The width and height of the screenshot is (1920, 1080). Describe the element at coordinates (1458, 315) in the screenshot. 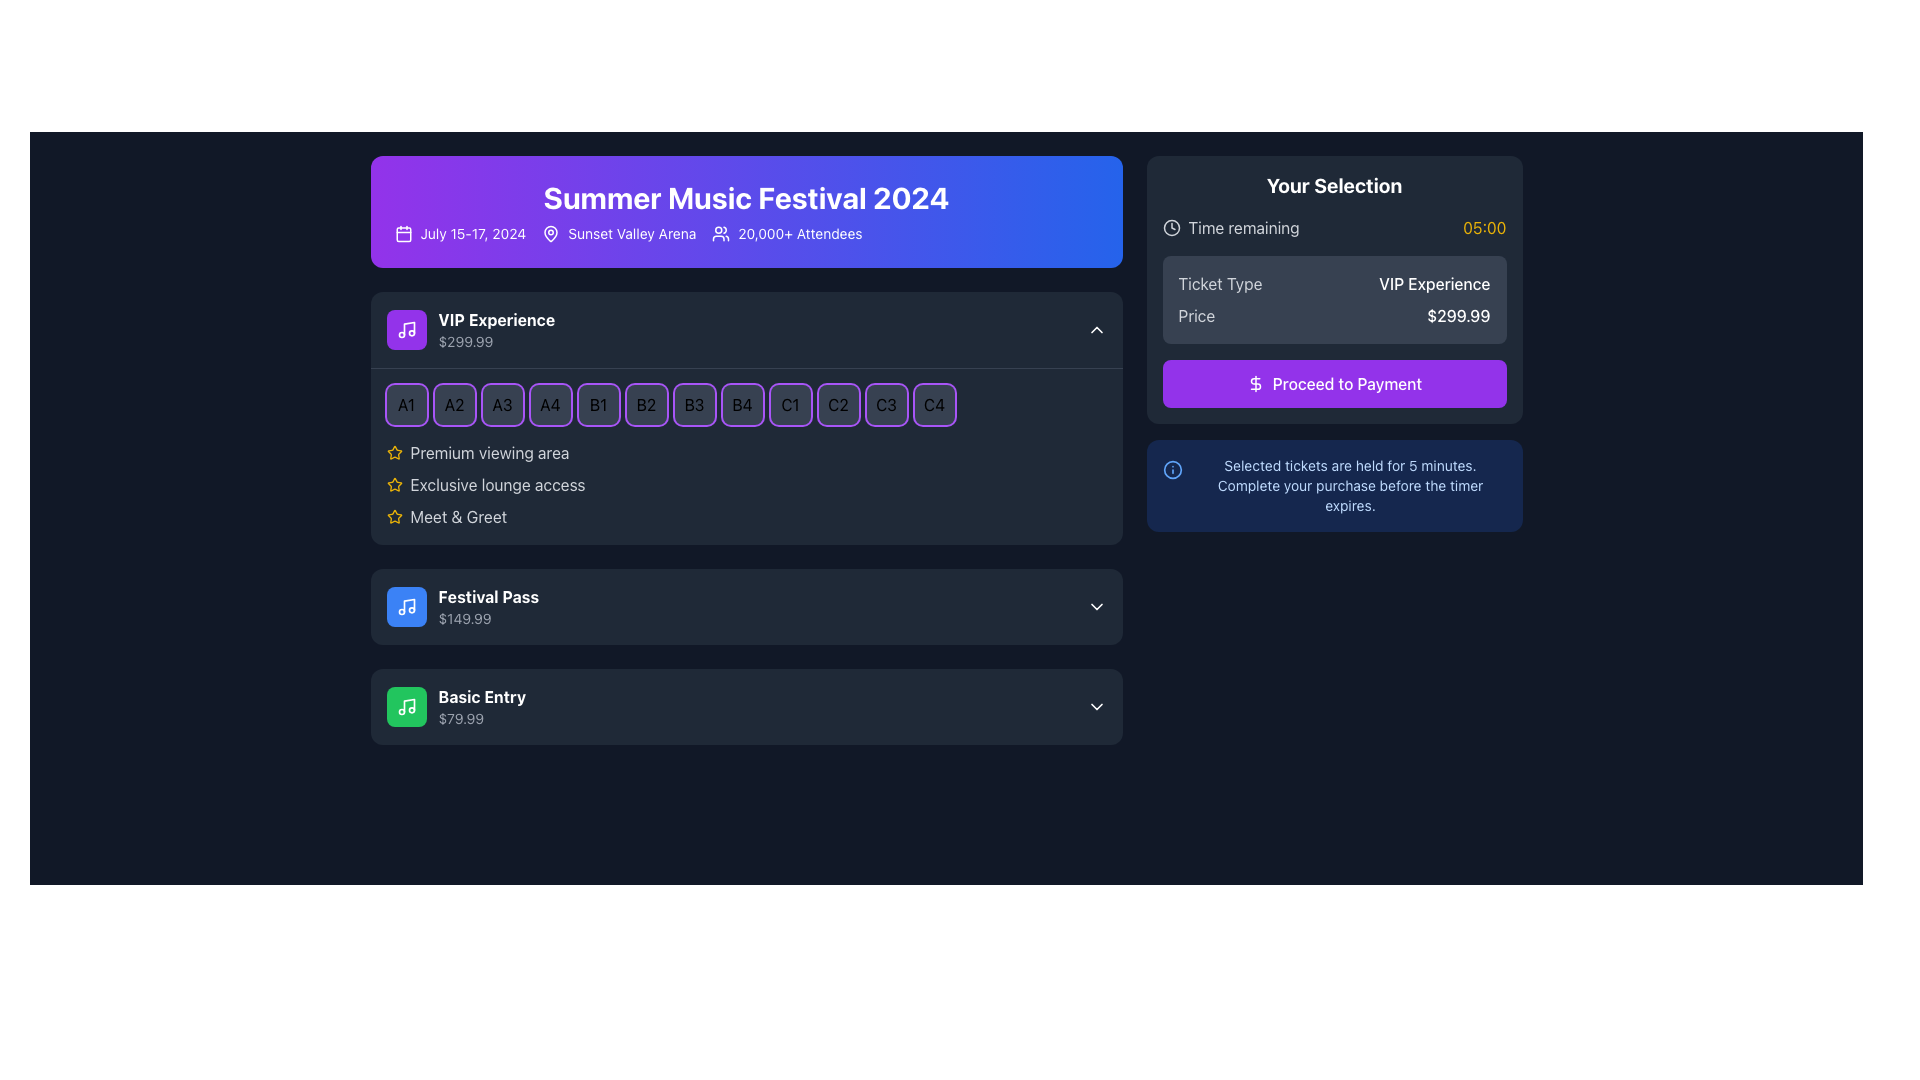

I see `displayed price from the text label located in the 'Your Selection' section, to the right of the 'Price' text label` at that location.